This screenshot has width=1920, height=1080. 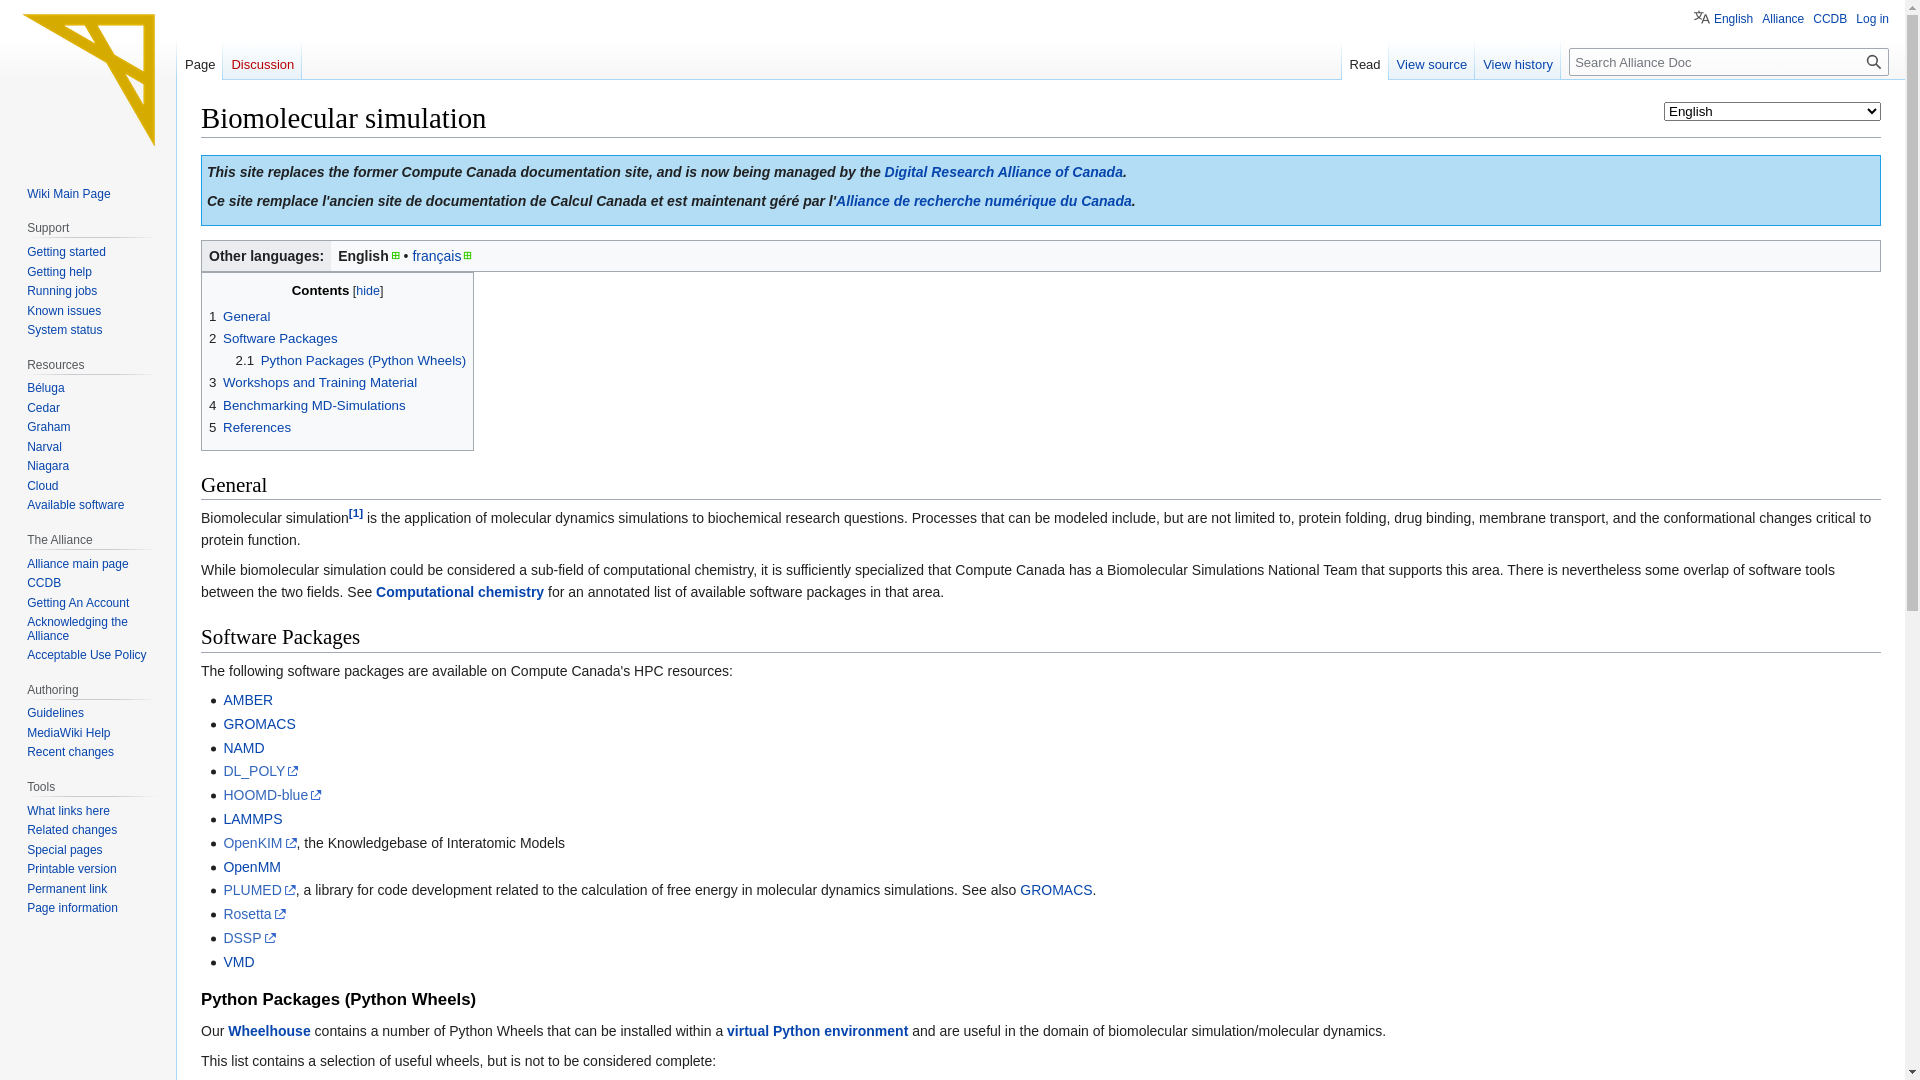 I want to click on 'Narval', so click(x=44, y=446).